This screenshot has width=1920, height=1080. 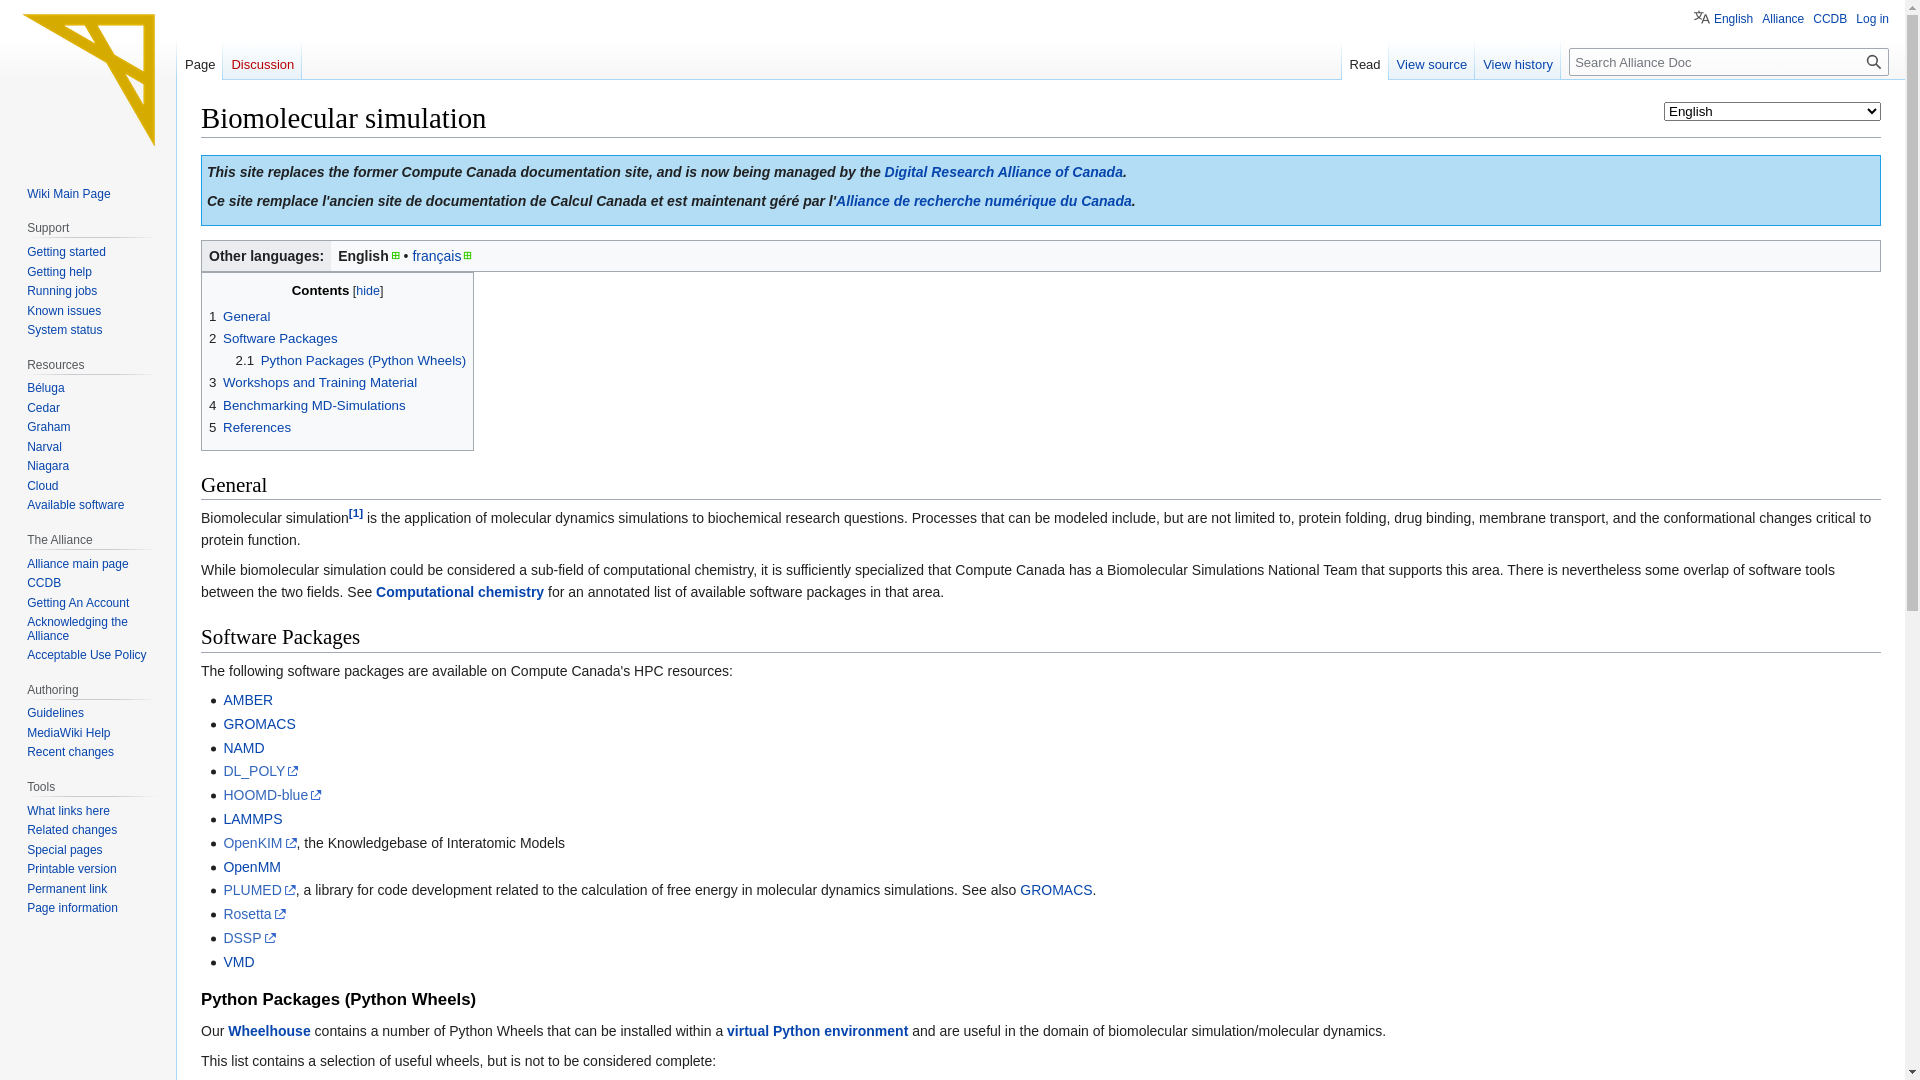 I want to click on 'Narval', so click(x=44, y=446).